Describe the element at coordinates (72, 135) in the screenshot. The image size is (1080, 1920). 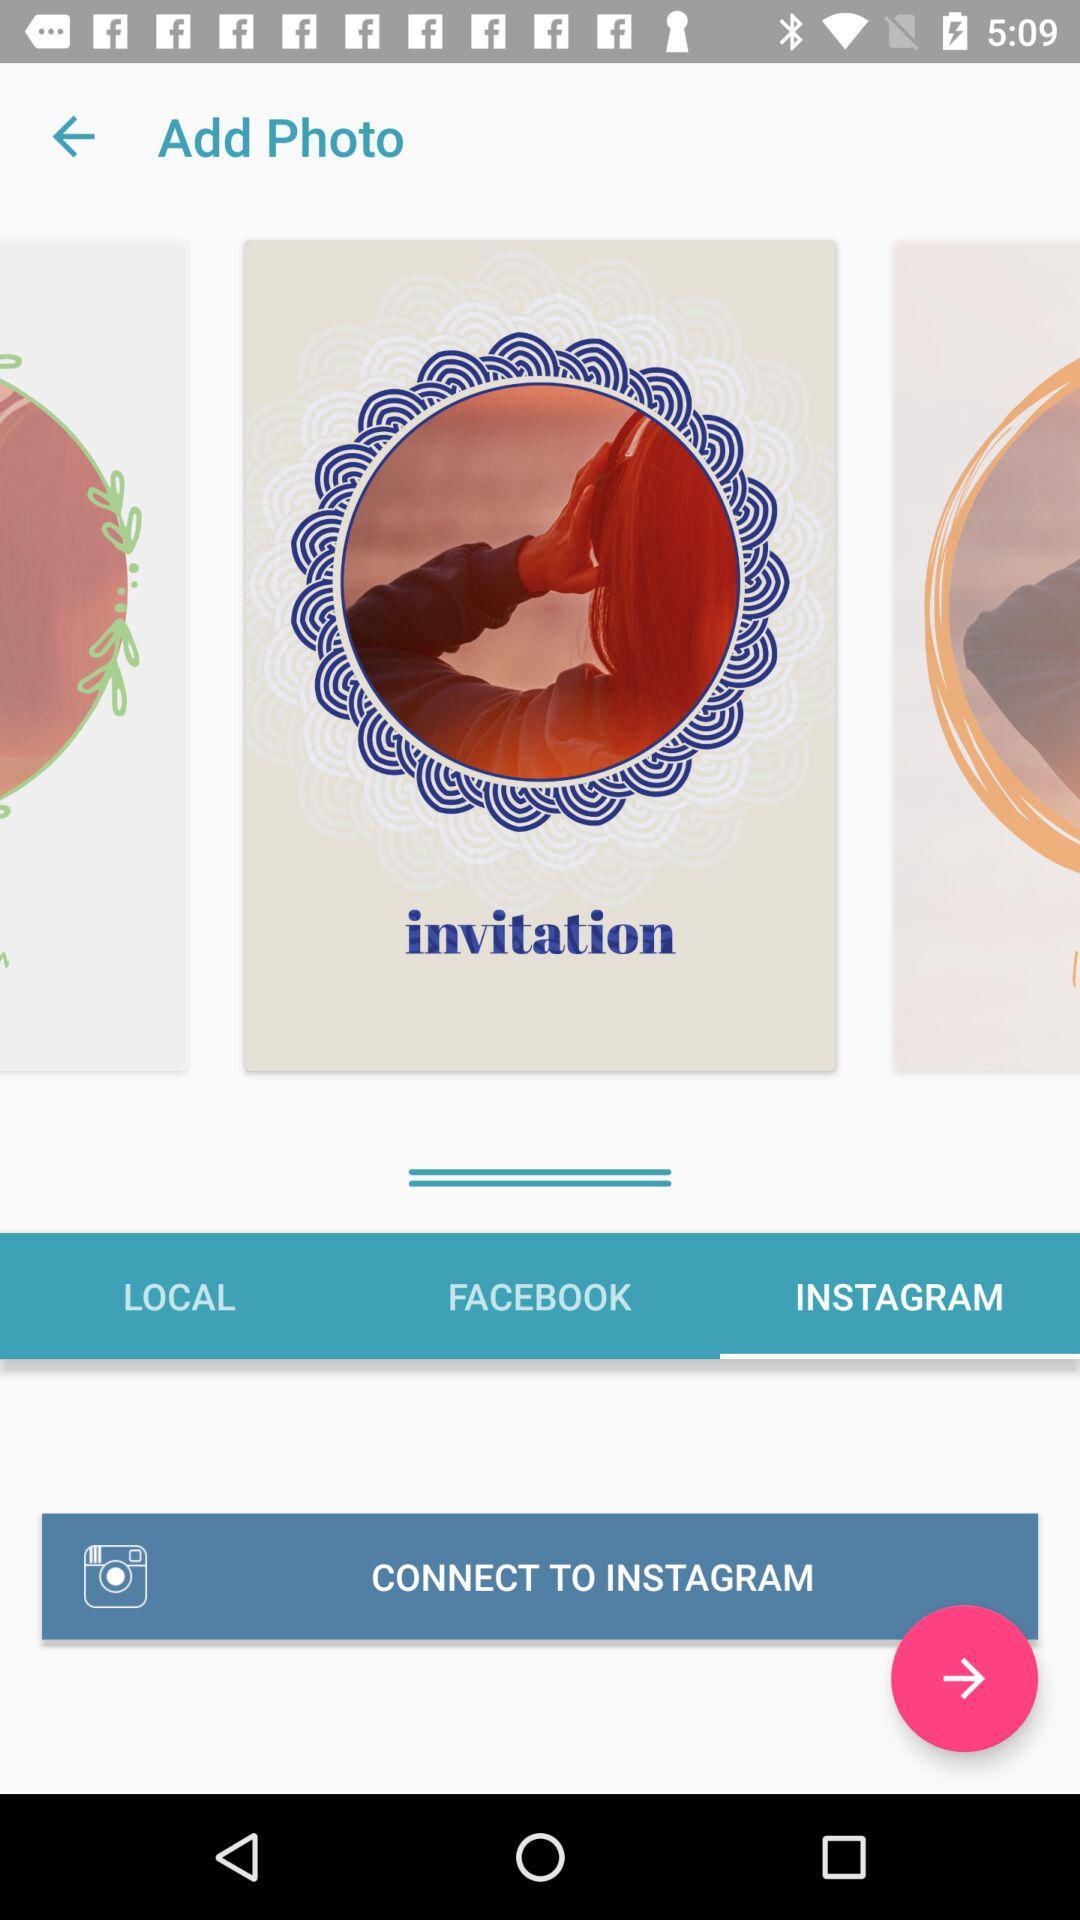
I see `the icon next to add photo icon` at that location.